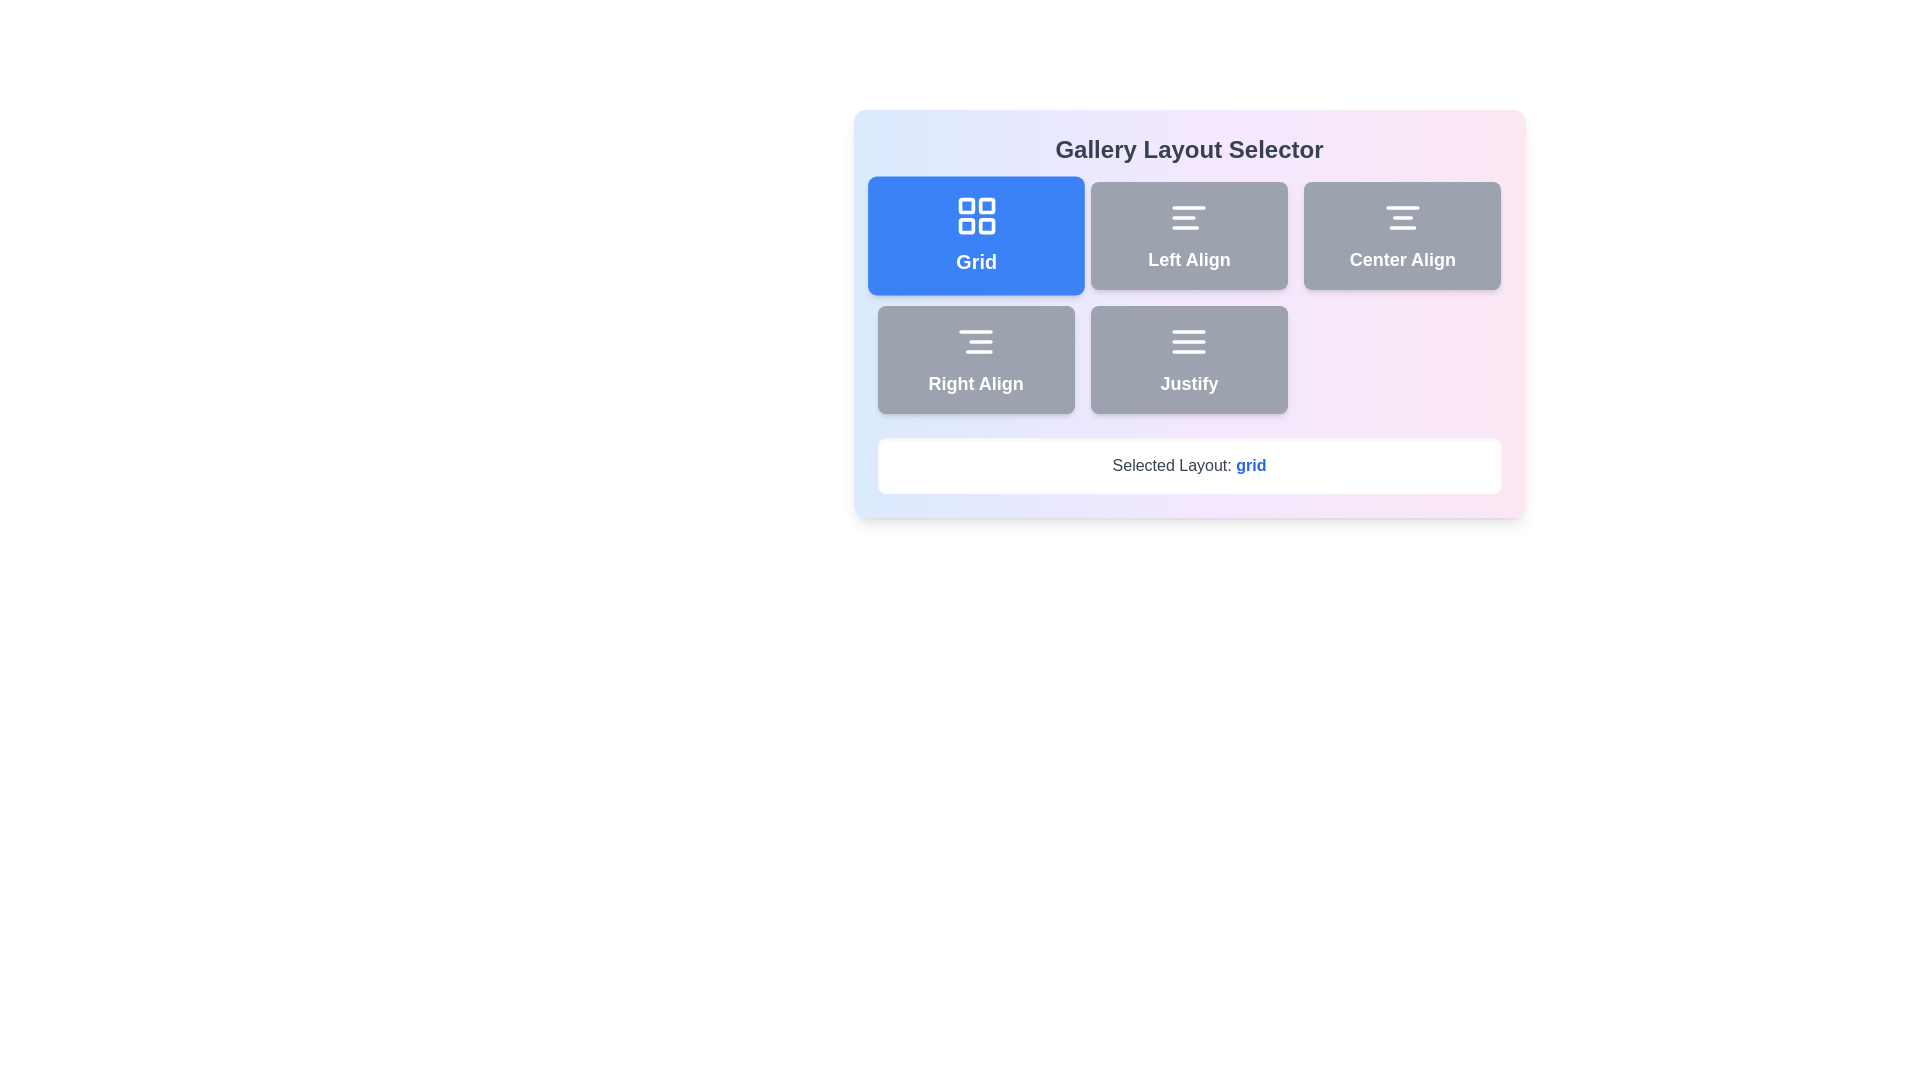  I want to click on the 'Right Align' button, so click(976, 358).